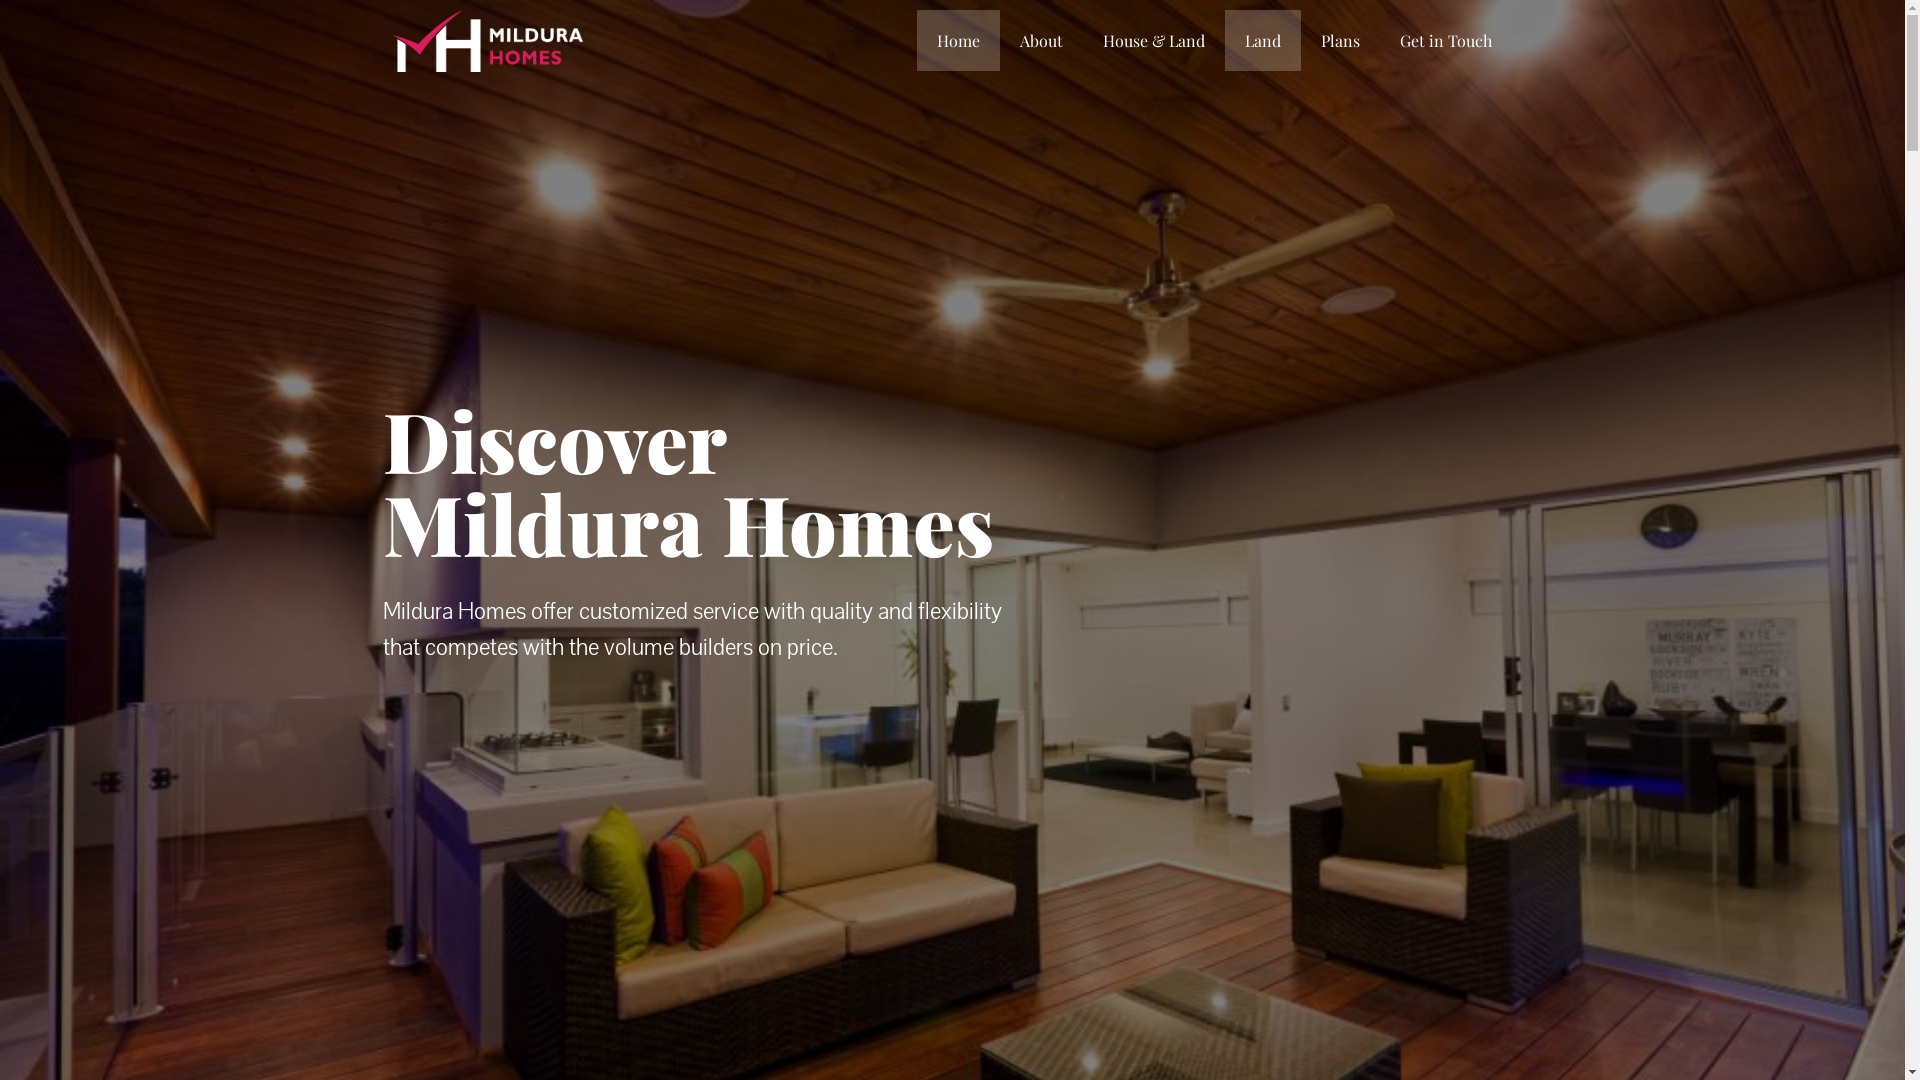 The width and height of the screenshot is (1920, 1080). I want to click on 'Home', so click(957, 40).